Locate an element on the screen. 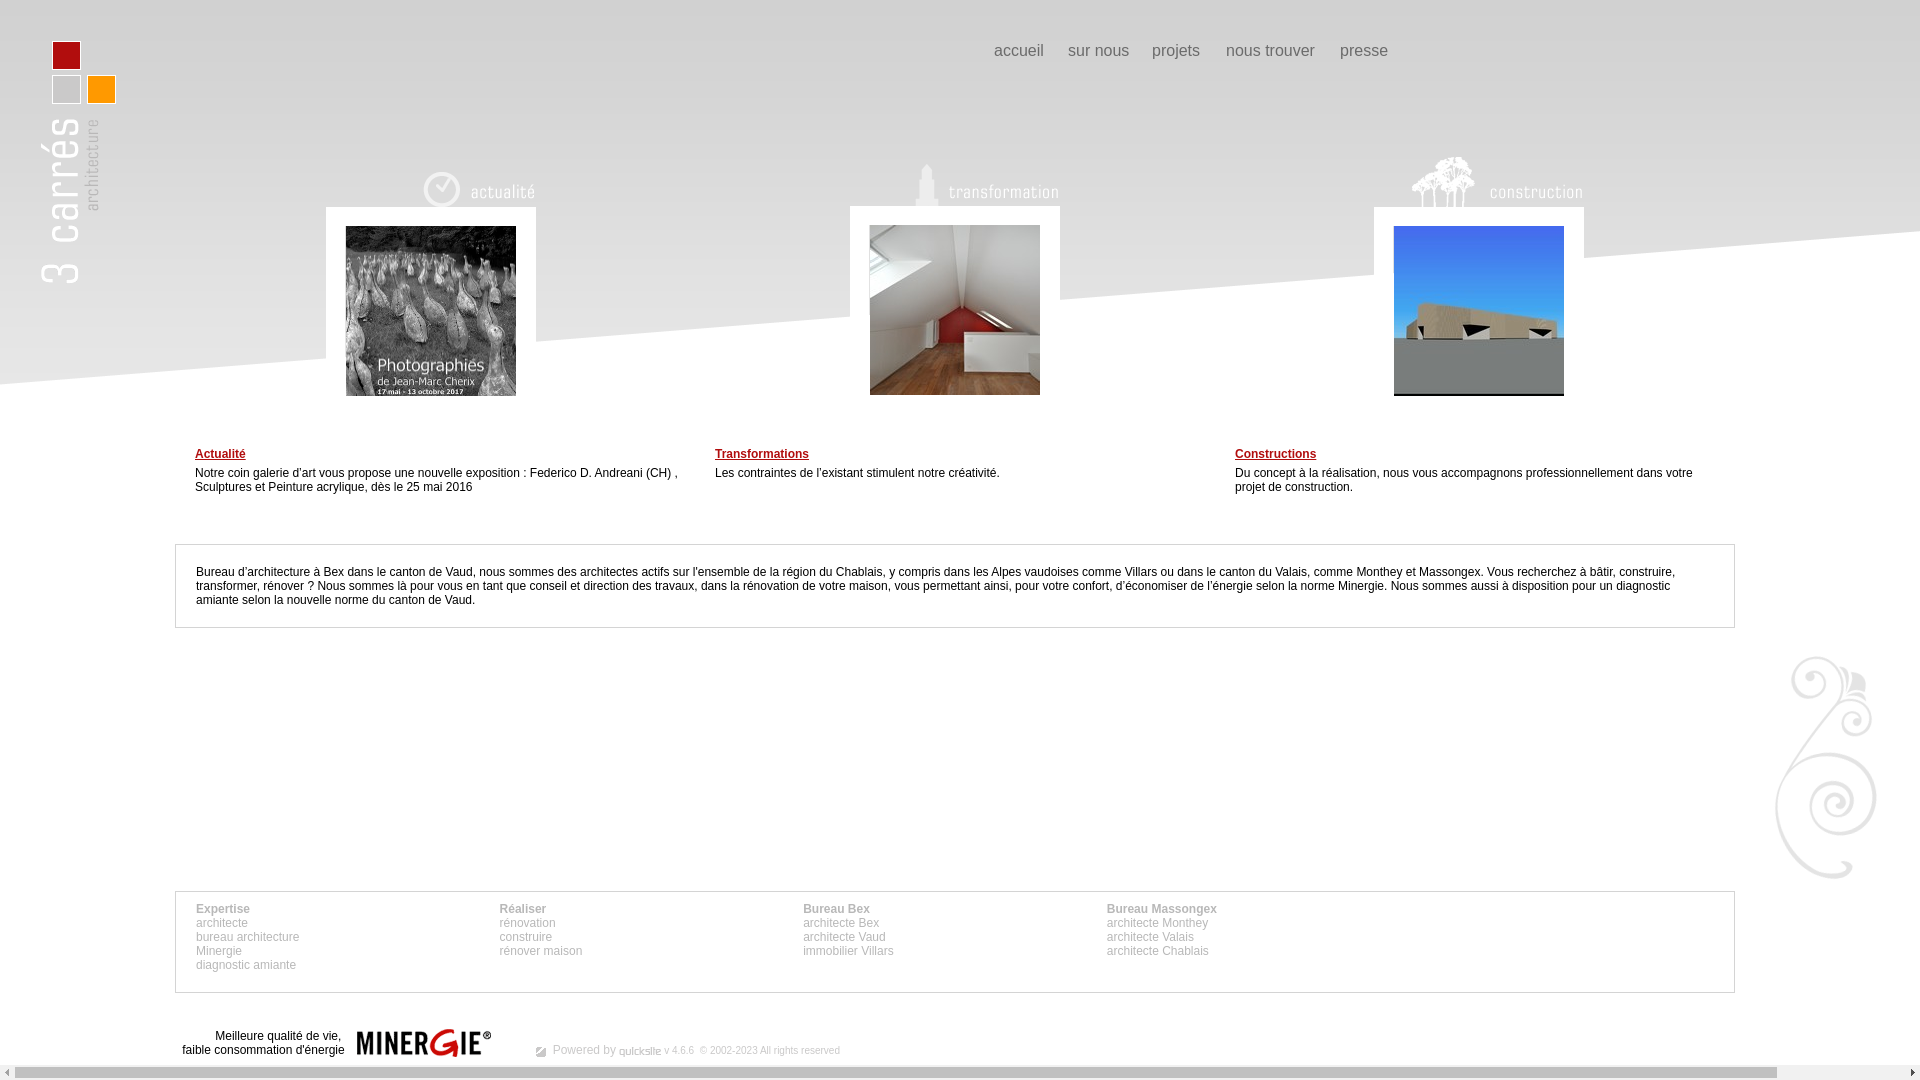 Image resolution: width=1920 pixels, height=1080 pixels. 'bureau architecture' is located at coordinates (246, 937).